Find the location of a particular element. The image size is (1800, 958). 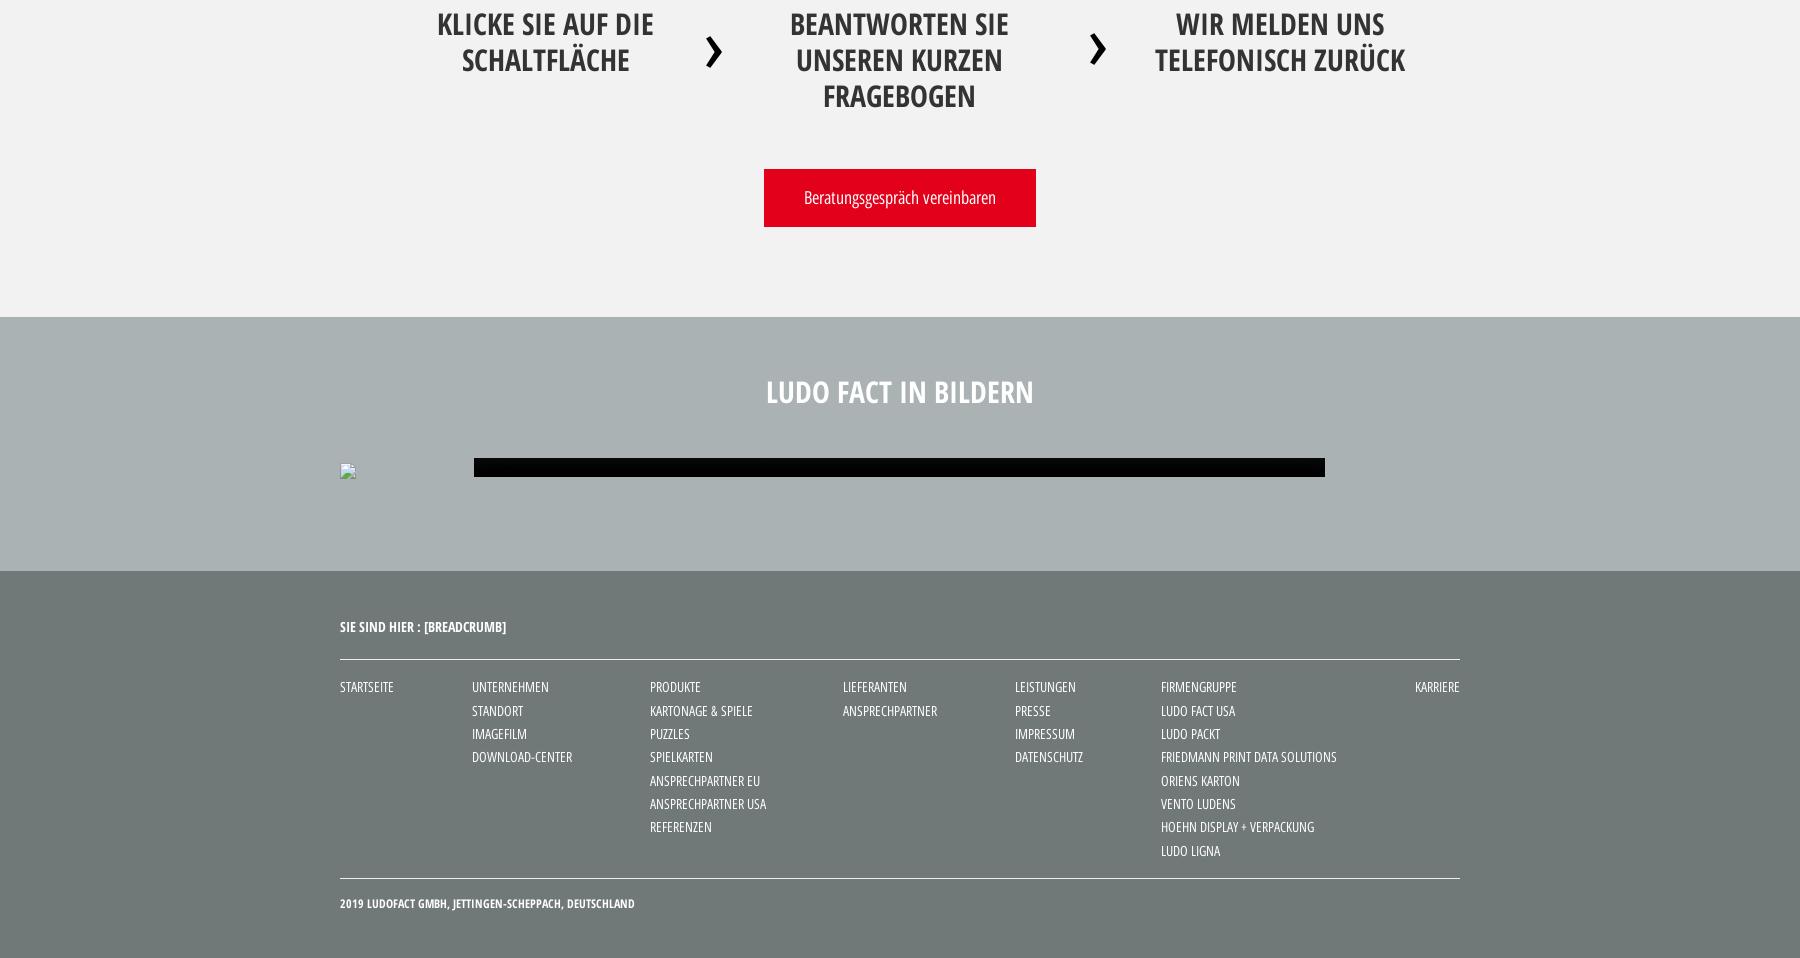

'Ansprechpartner' is located at coordinates (889, 709).